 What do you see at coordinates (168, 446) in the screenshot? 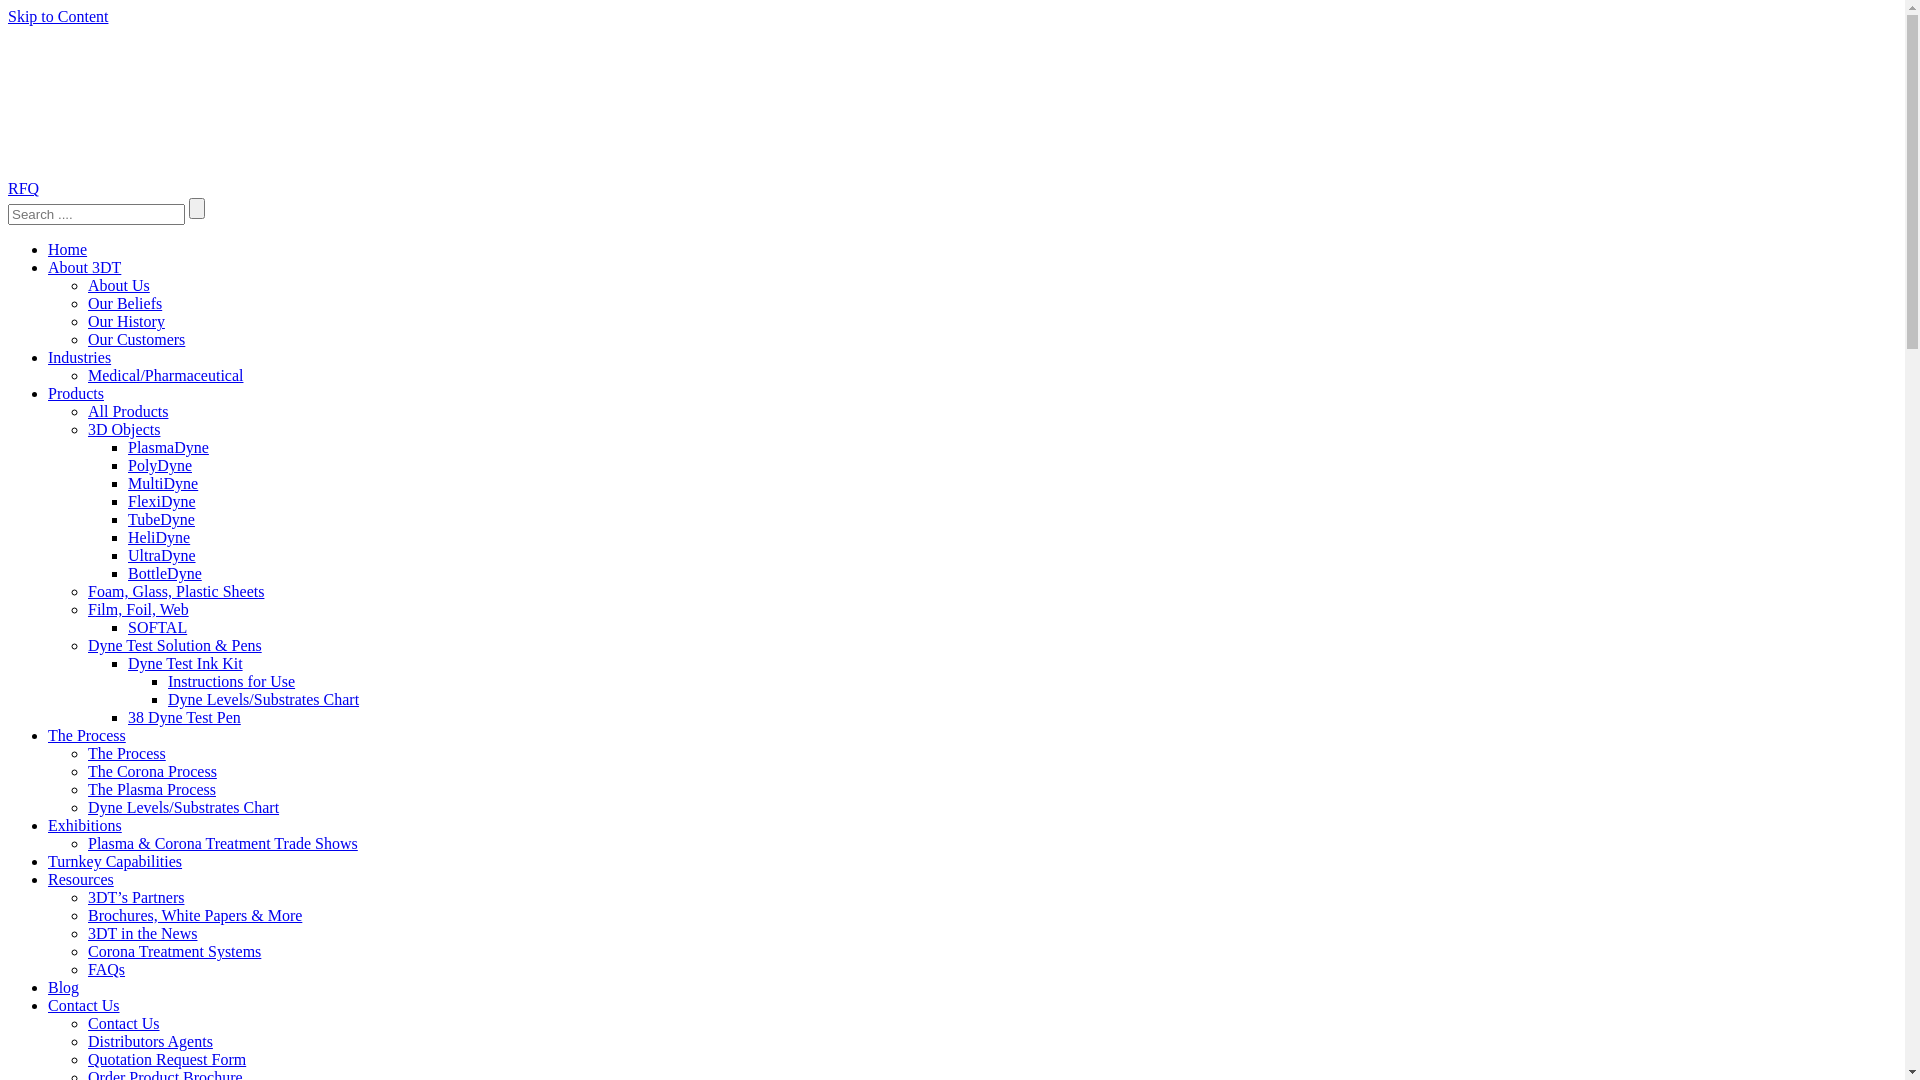
I see `'PlasmaDyne'` at bounding box center [168, 446].